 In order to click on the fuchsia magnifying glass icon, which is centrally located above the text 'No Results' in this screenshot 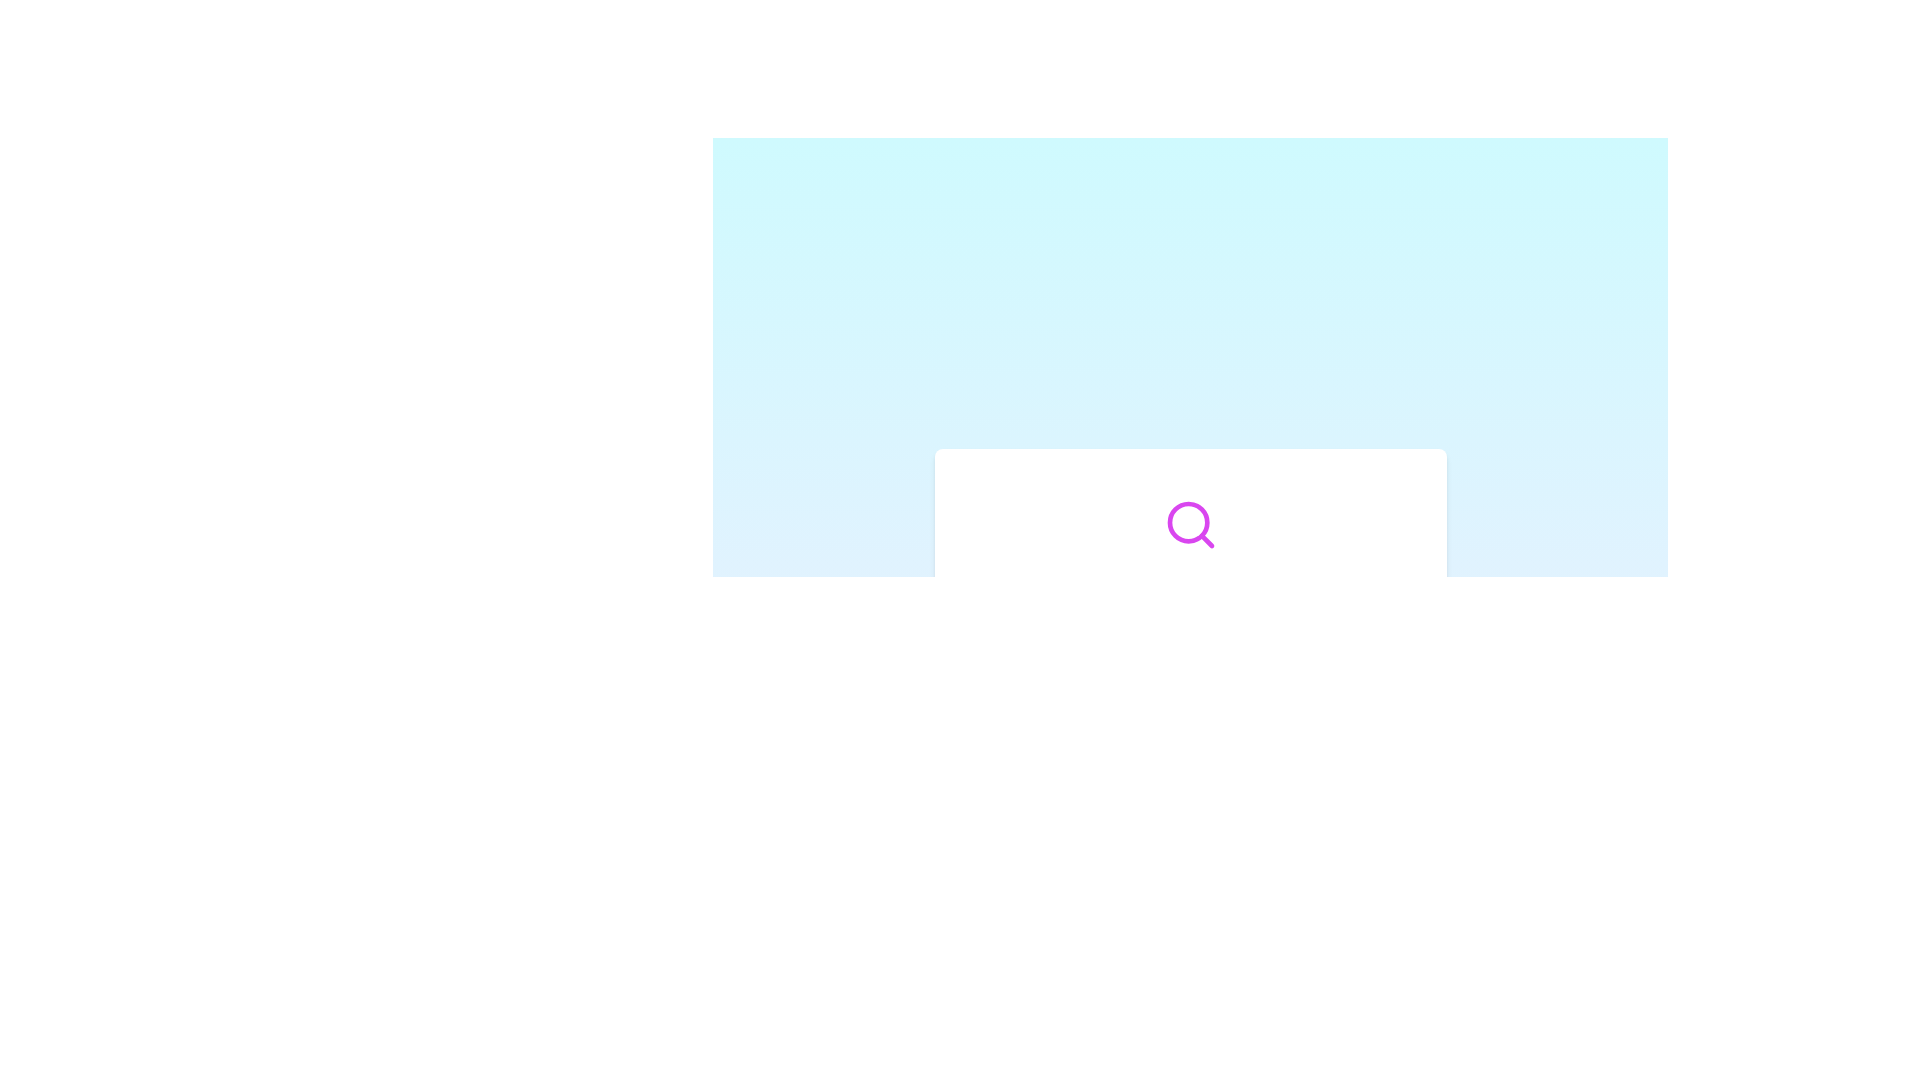, I will do `click(1190, 523)`.